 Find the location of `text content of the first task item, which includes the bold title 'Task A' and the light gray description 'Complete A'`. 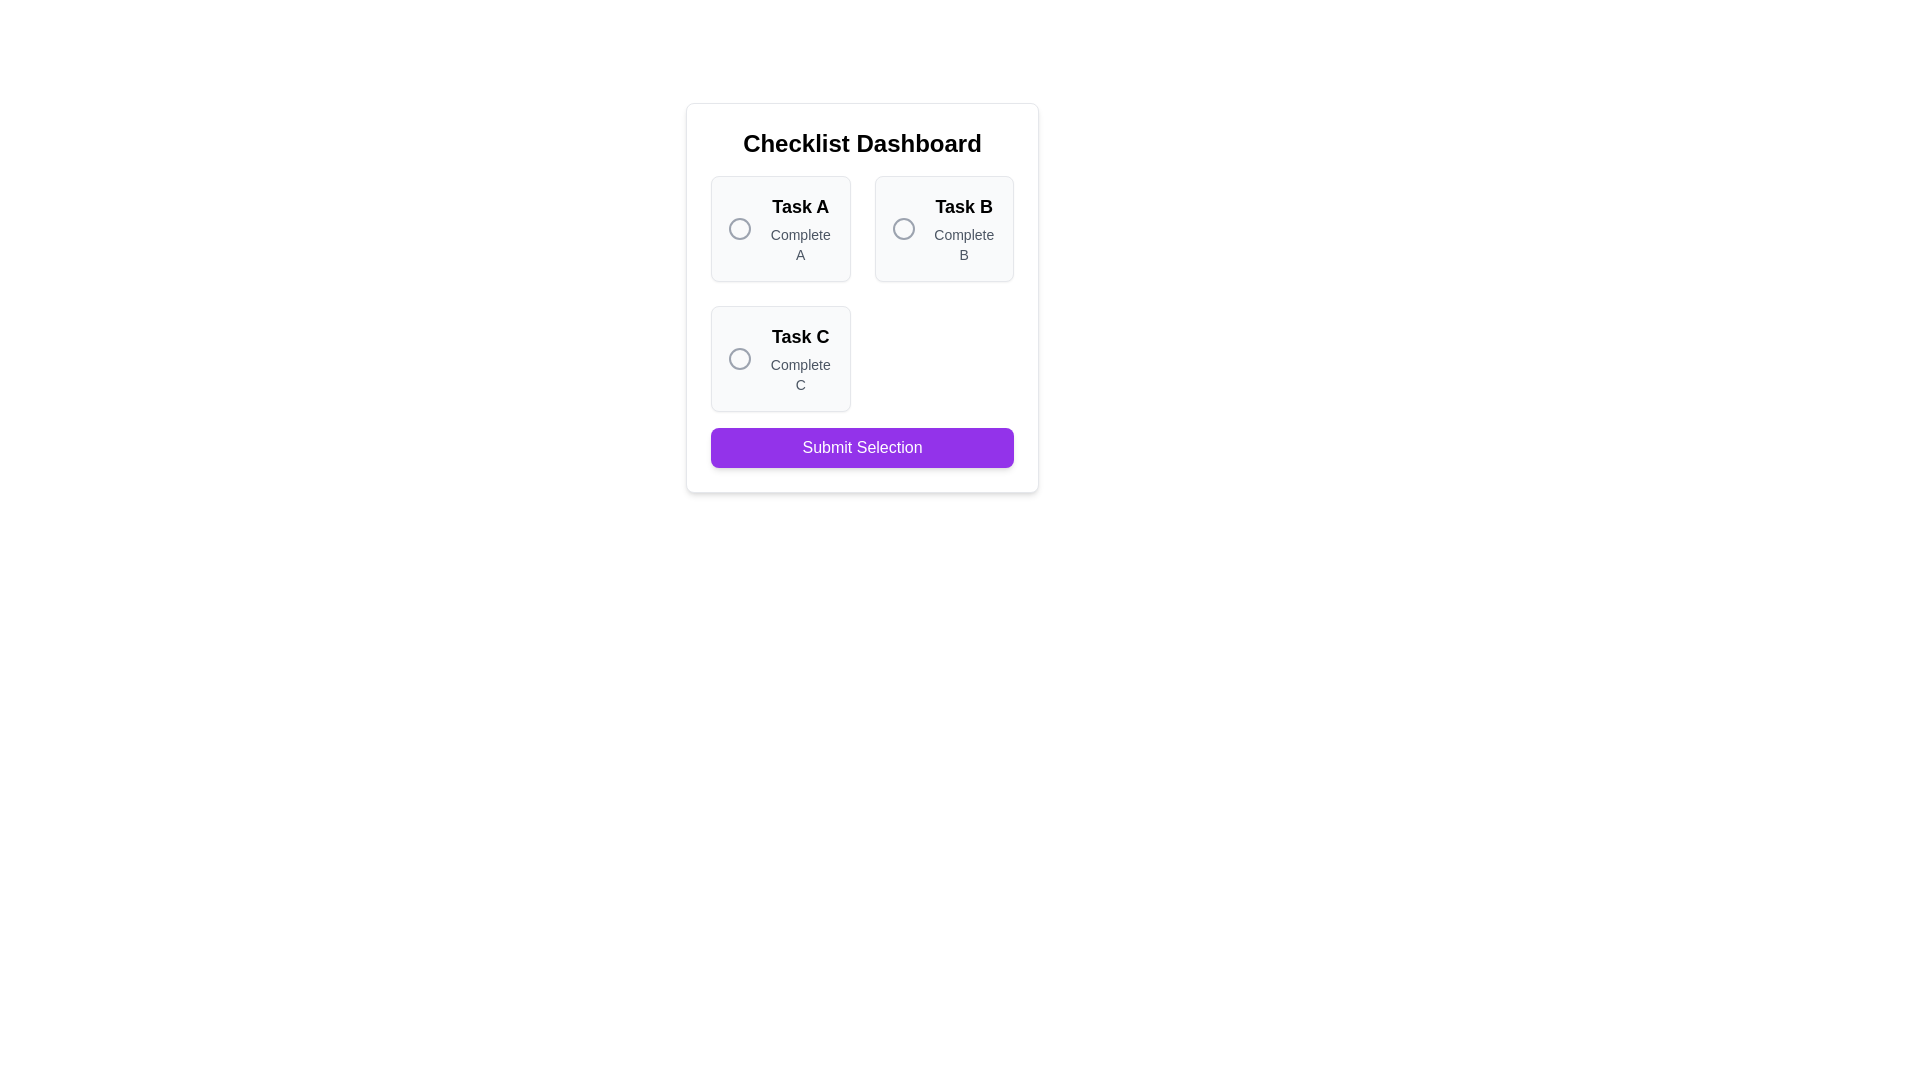

text content of the first task item, which includes the bold title 'Task A' and the light gray description 'Complete A' is located at coordinates (800, 227).